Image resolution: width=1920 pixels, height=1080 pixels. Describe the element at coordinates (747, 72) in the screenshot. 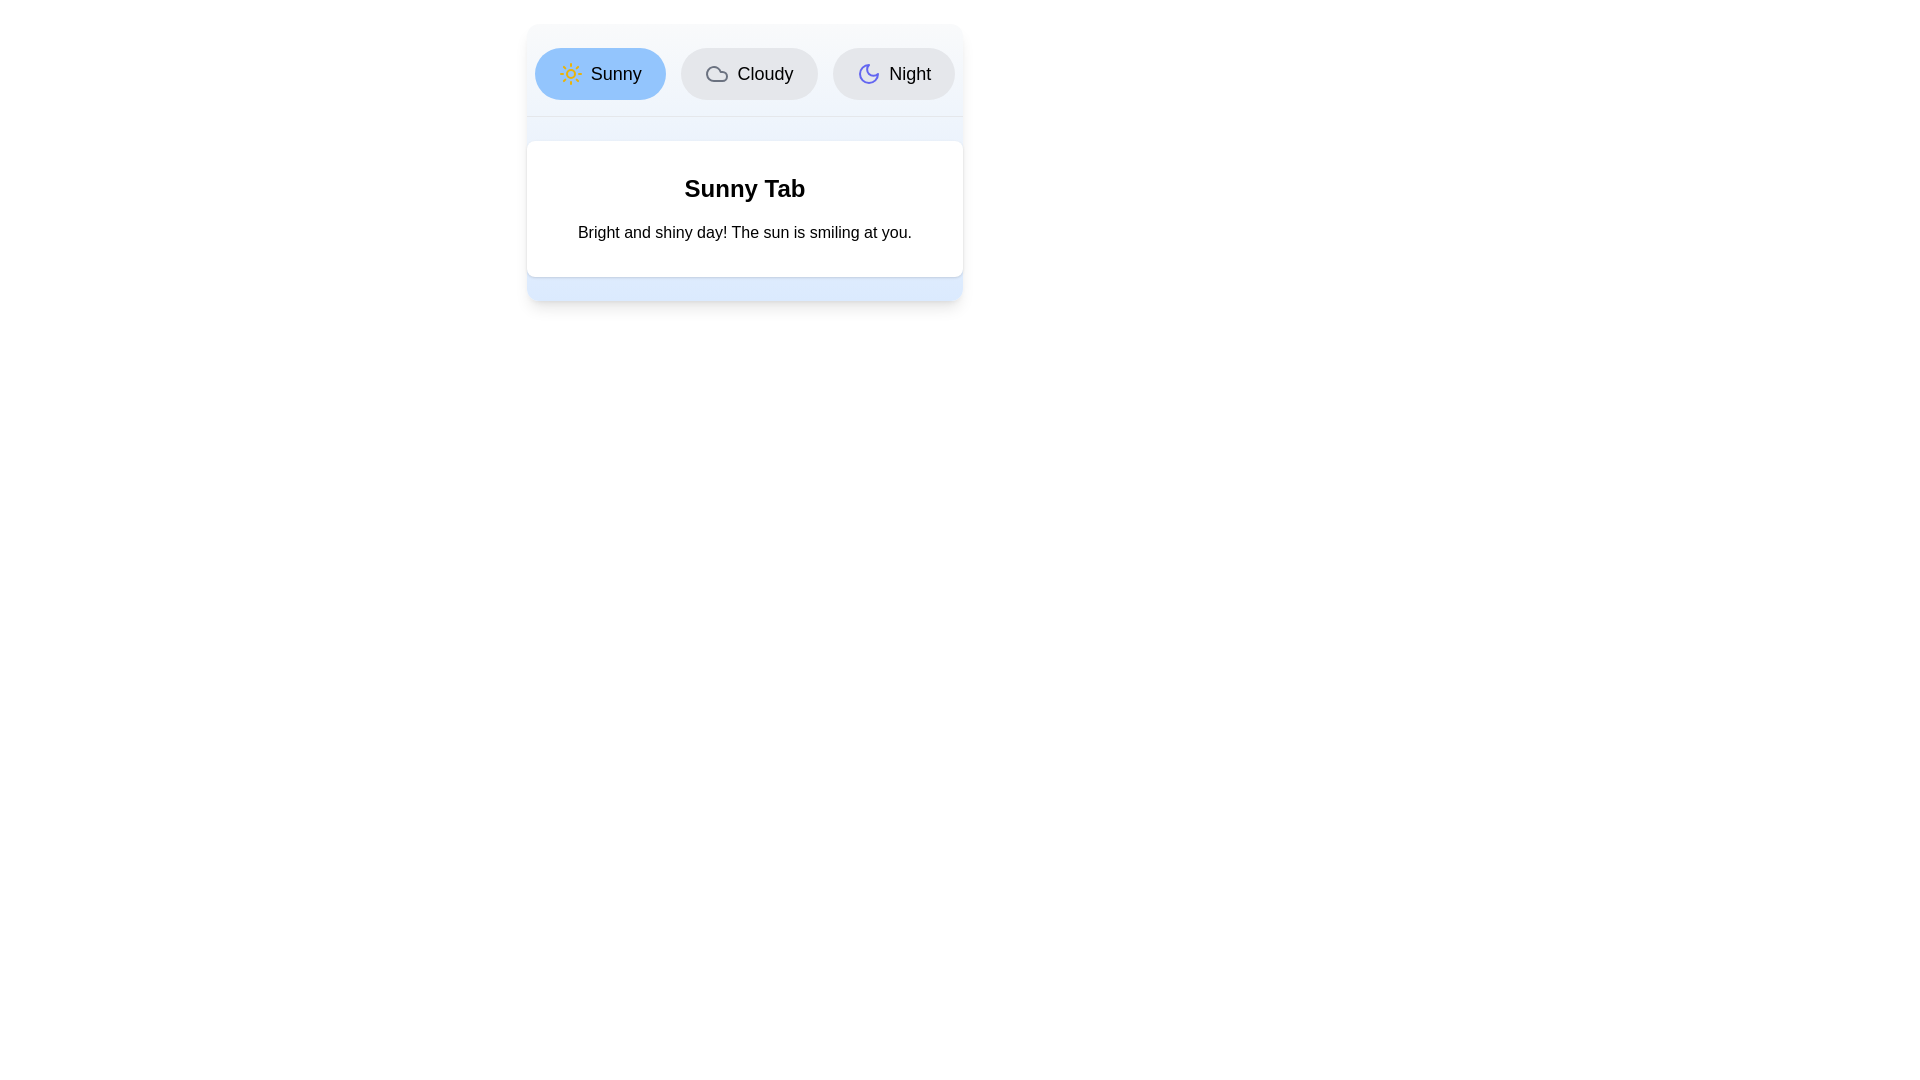

I see `the tab labeled Cloudy to switch to the corresponding content` at that location.